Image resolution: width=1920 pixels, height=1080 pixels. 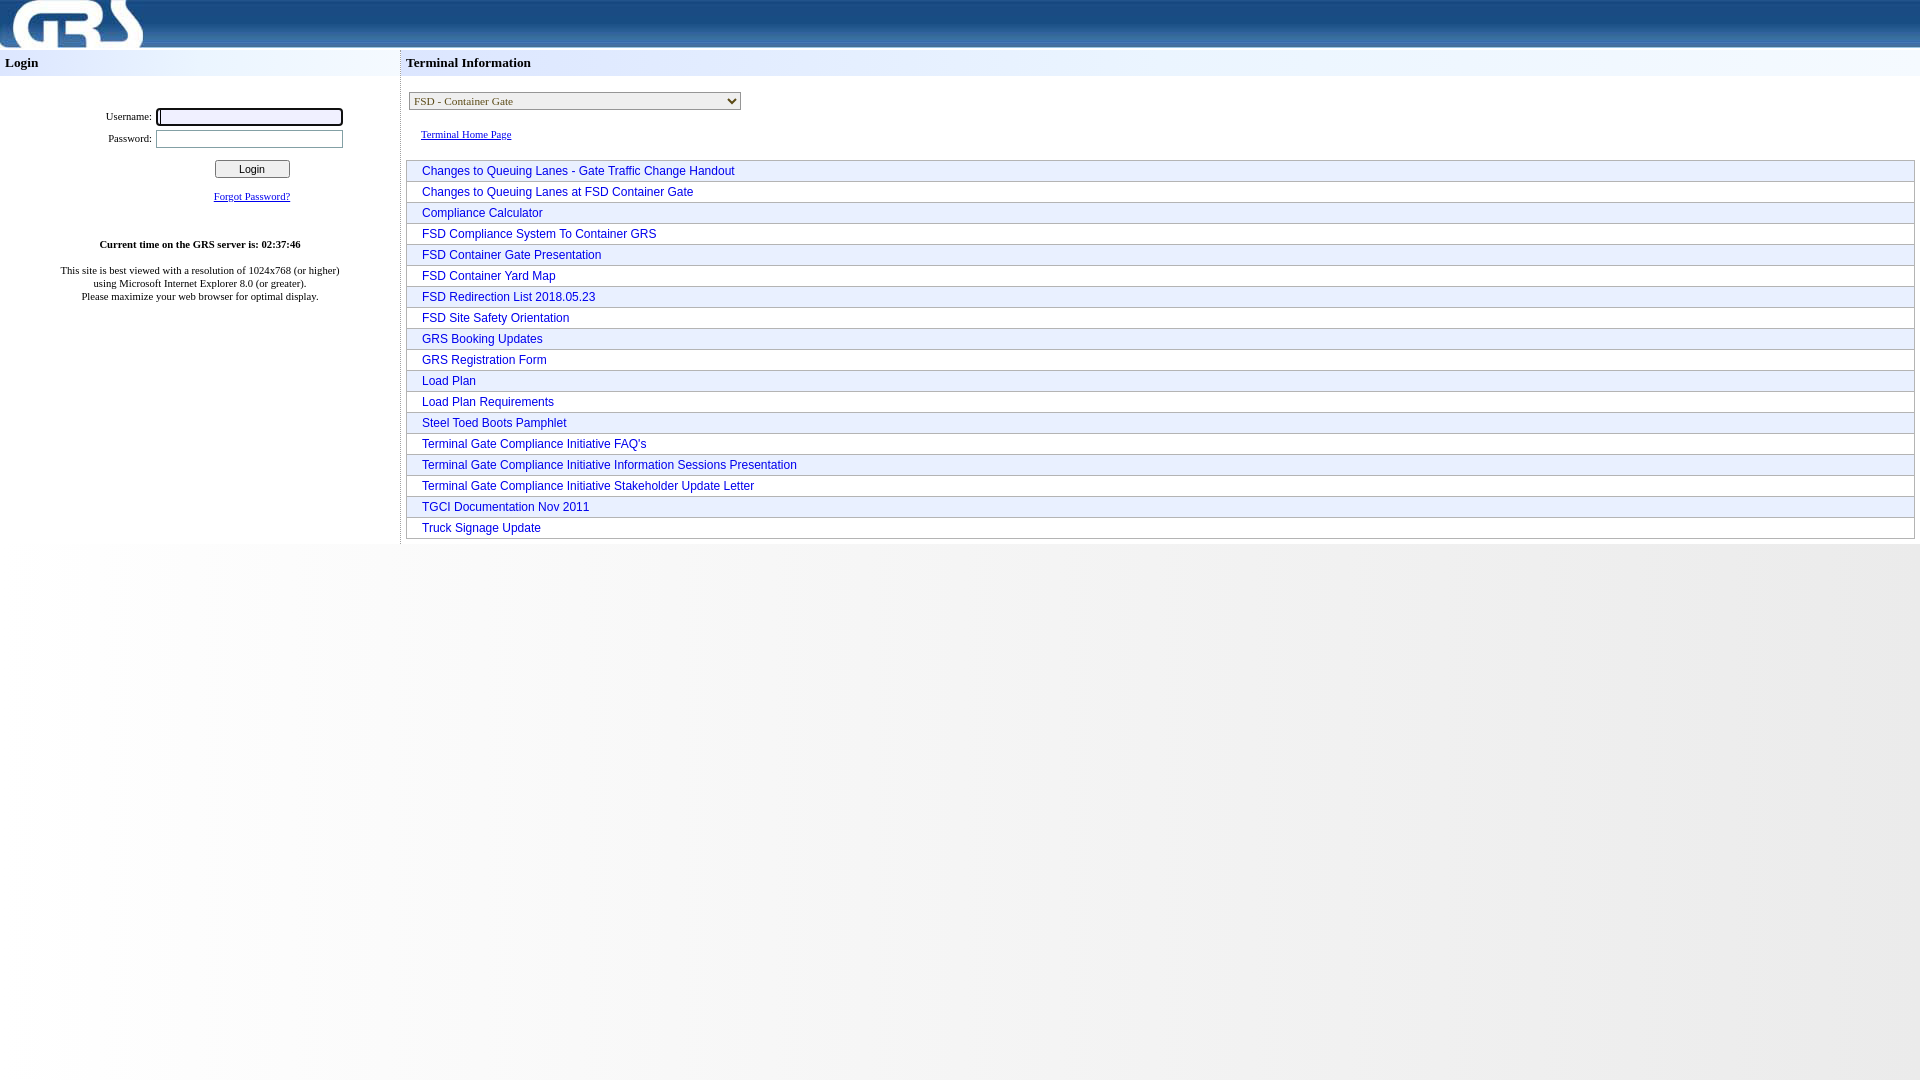 What do you see at coordinates (411, 422) in the screenshot?
I see `'Steel Toed Boots Pamphlet'` at bounding box center [411, 422].